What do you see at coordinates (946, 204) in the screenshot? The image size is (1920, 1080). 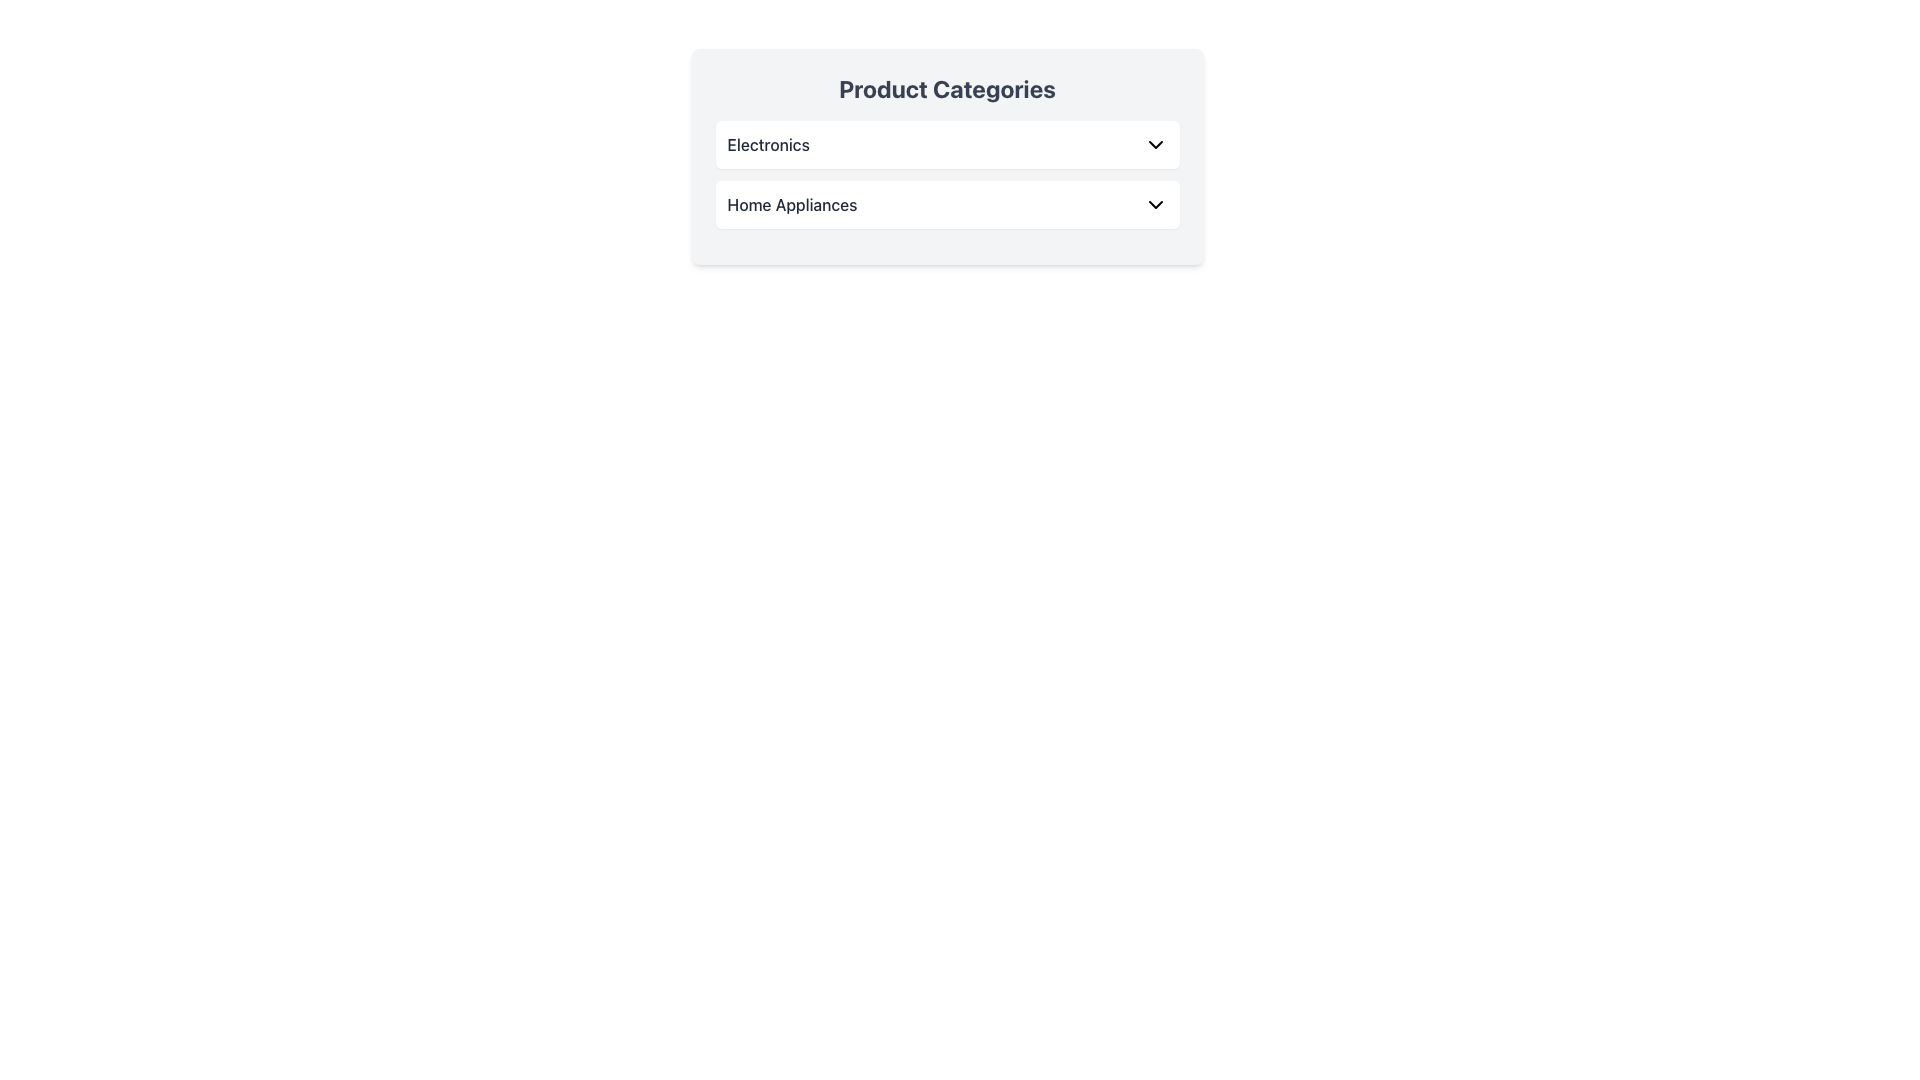 I see `the 'Home Appliances' dropdown menu item, which is the second item in the 'Product Categories' panel` at bounding box center [946, 204].